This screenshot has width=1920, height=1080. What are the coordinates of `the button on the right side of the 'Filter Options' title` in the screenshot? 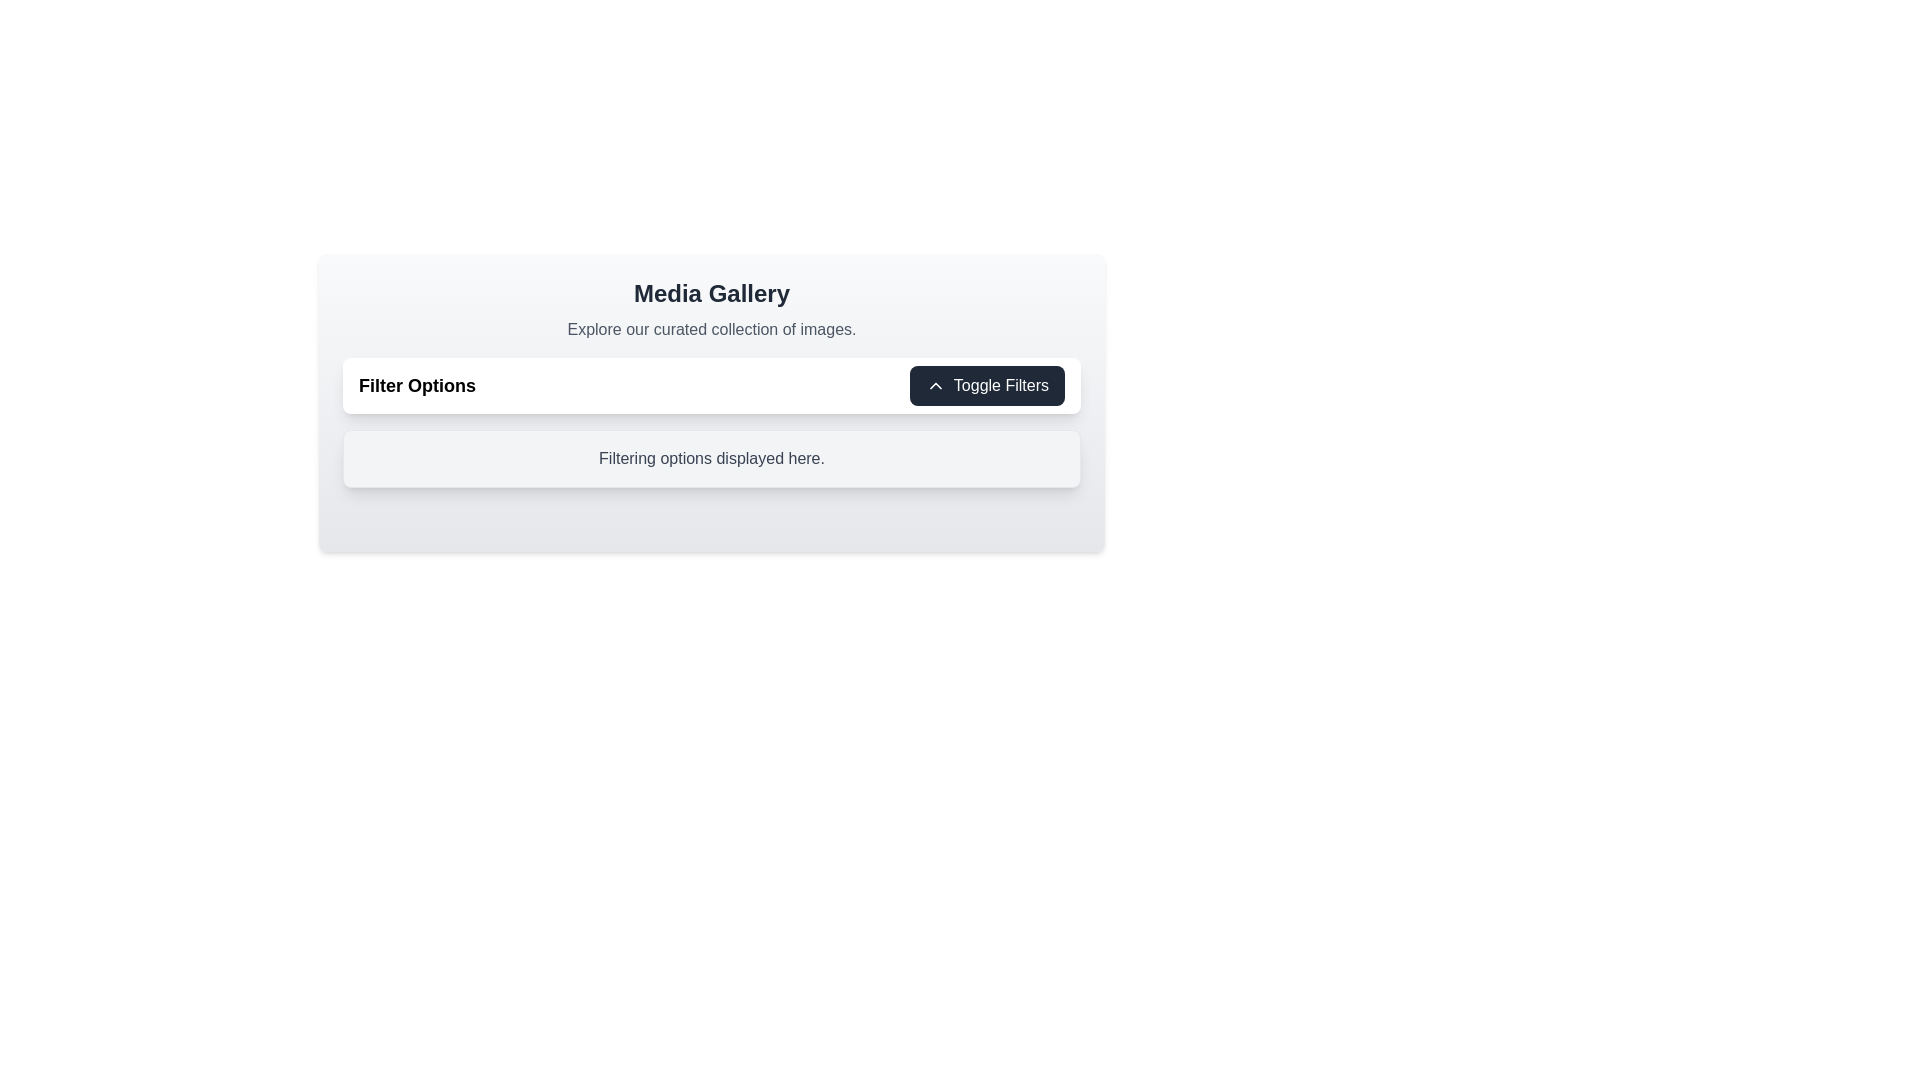 It's located at (987, 385).